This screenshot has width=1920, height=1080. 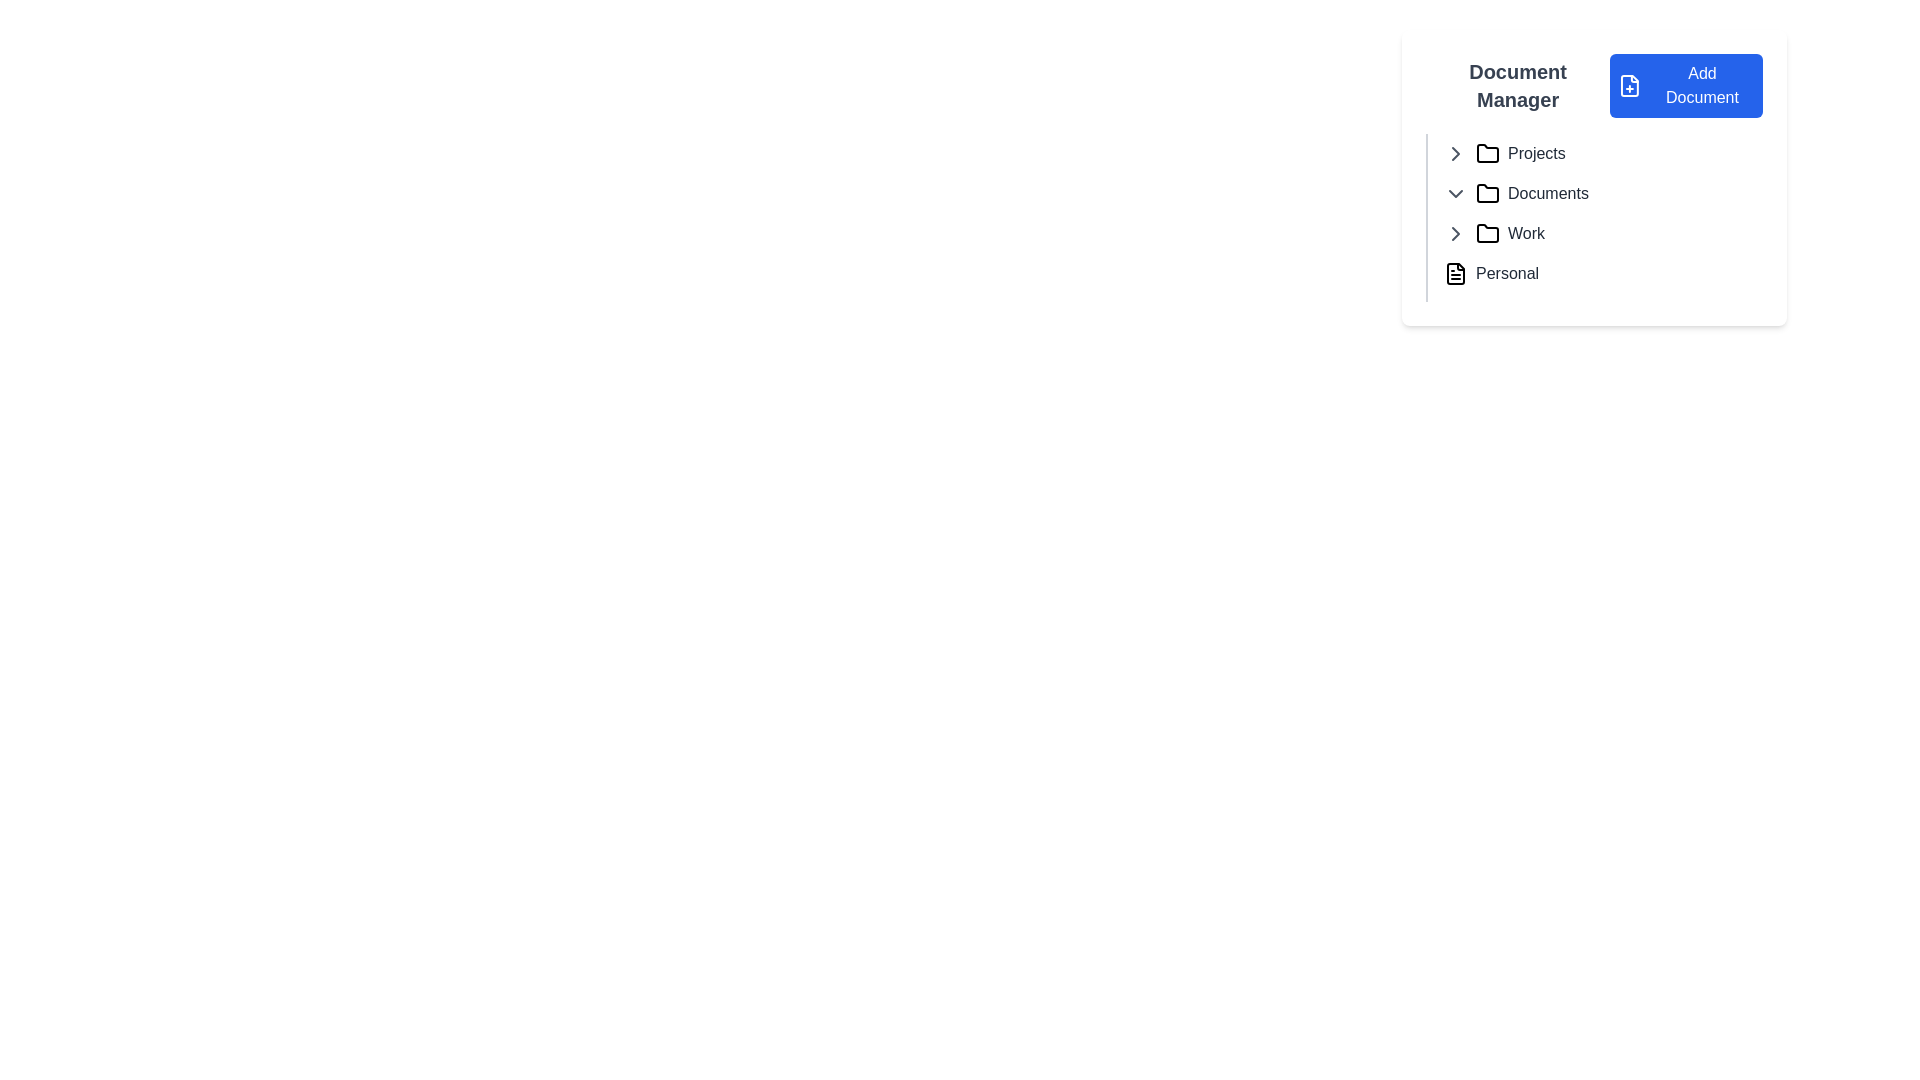 I want to click on the leading icon associated with the 'Personal' label in the document manager items list for interaction, so click(x=1455, y=273).